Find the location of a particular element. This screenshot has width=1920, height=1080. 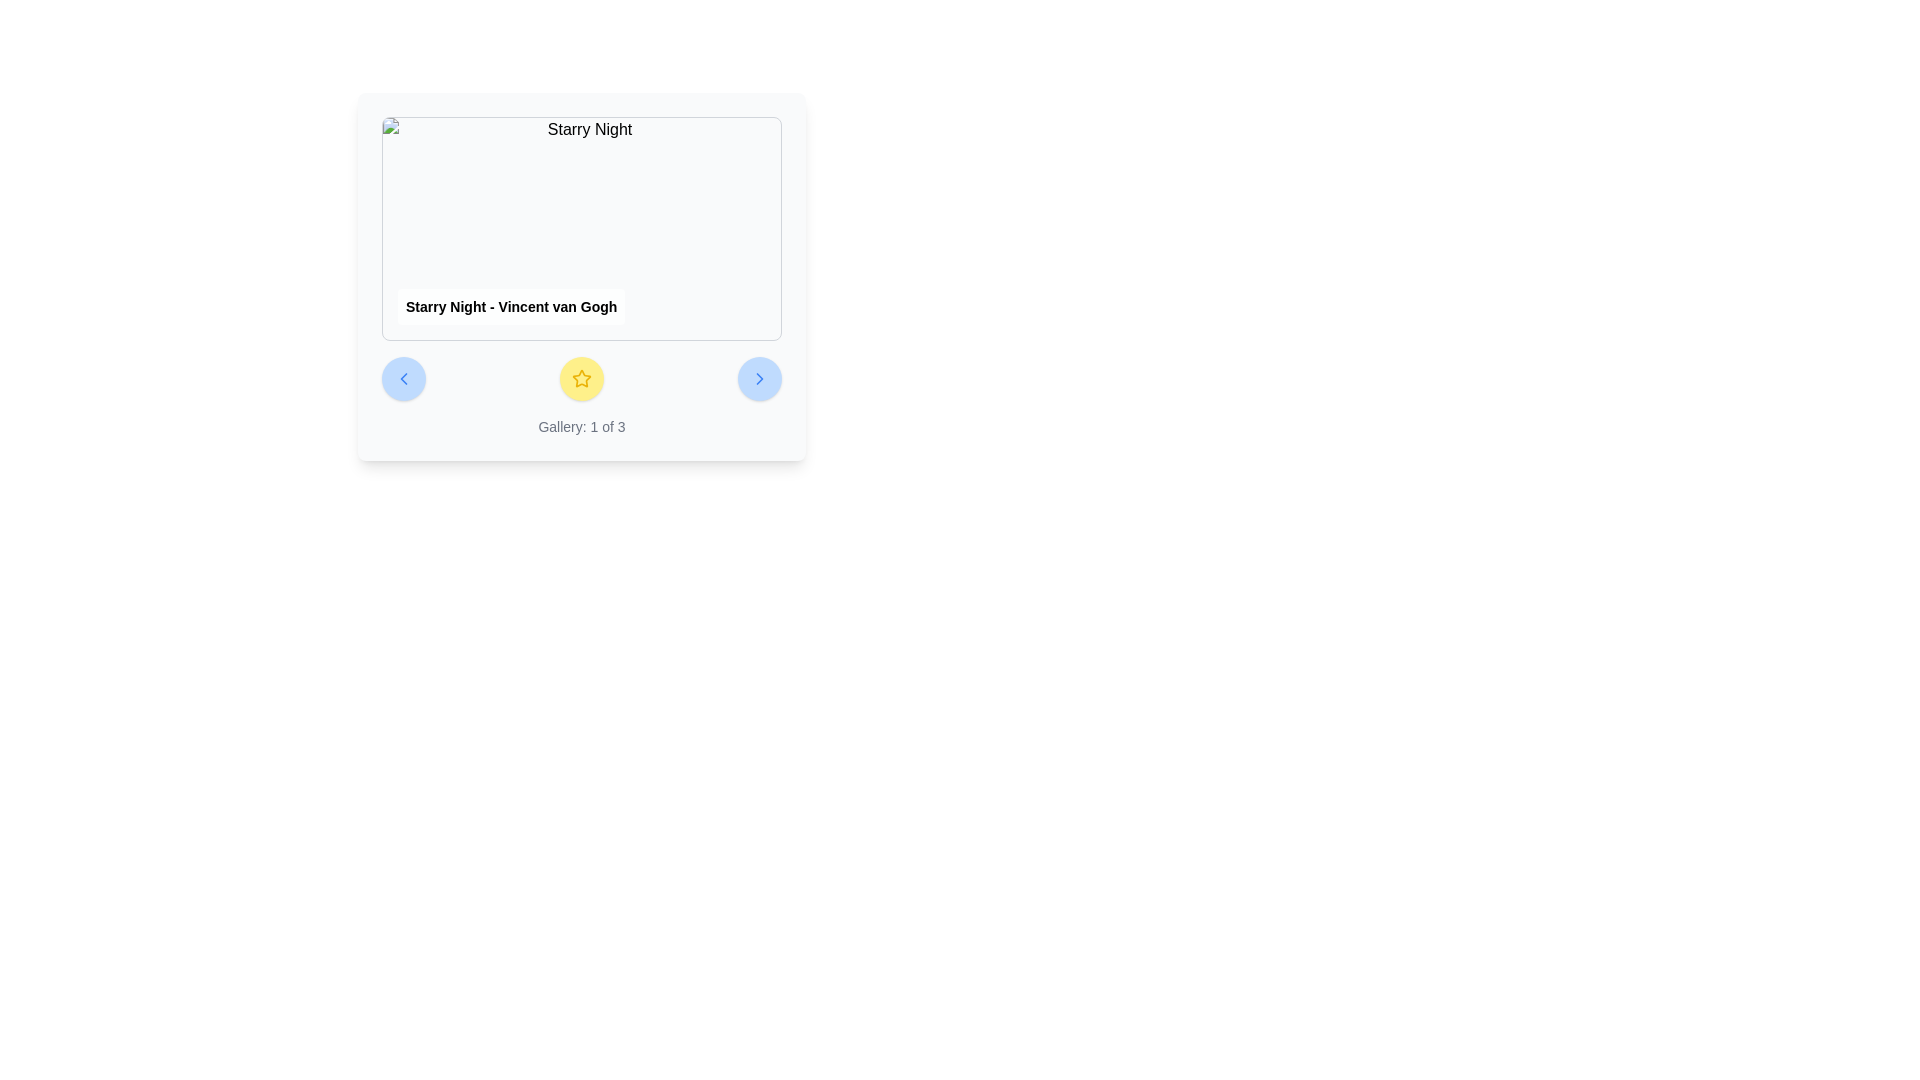

the yellow star icon button with a hollow center is located at coordinates (580, 378).